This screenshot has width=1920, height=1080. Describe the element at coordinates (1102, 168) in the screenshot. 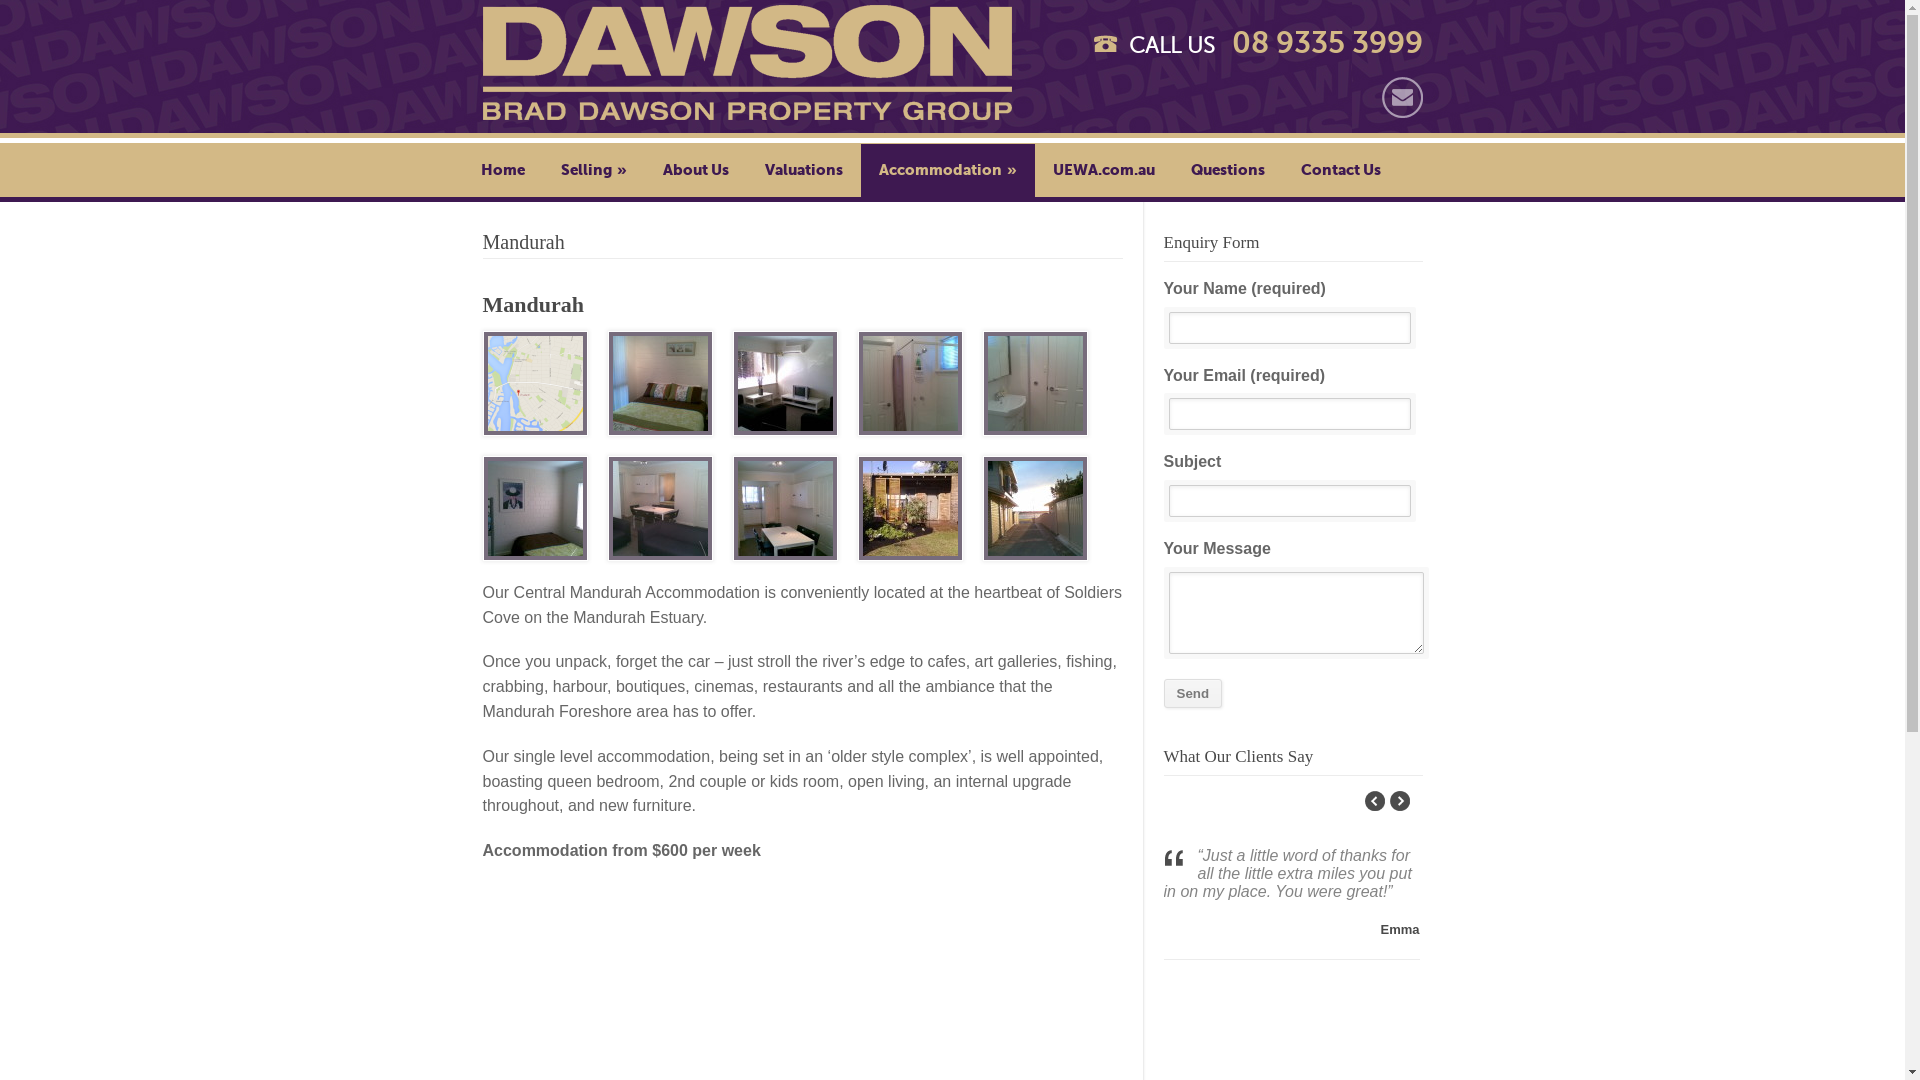

I see `'UEWA.com.au'` at that location.